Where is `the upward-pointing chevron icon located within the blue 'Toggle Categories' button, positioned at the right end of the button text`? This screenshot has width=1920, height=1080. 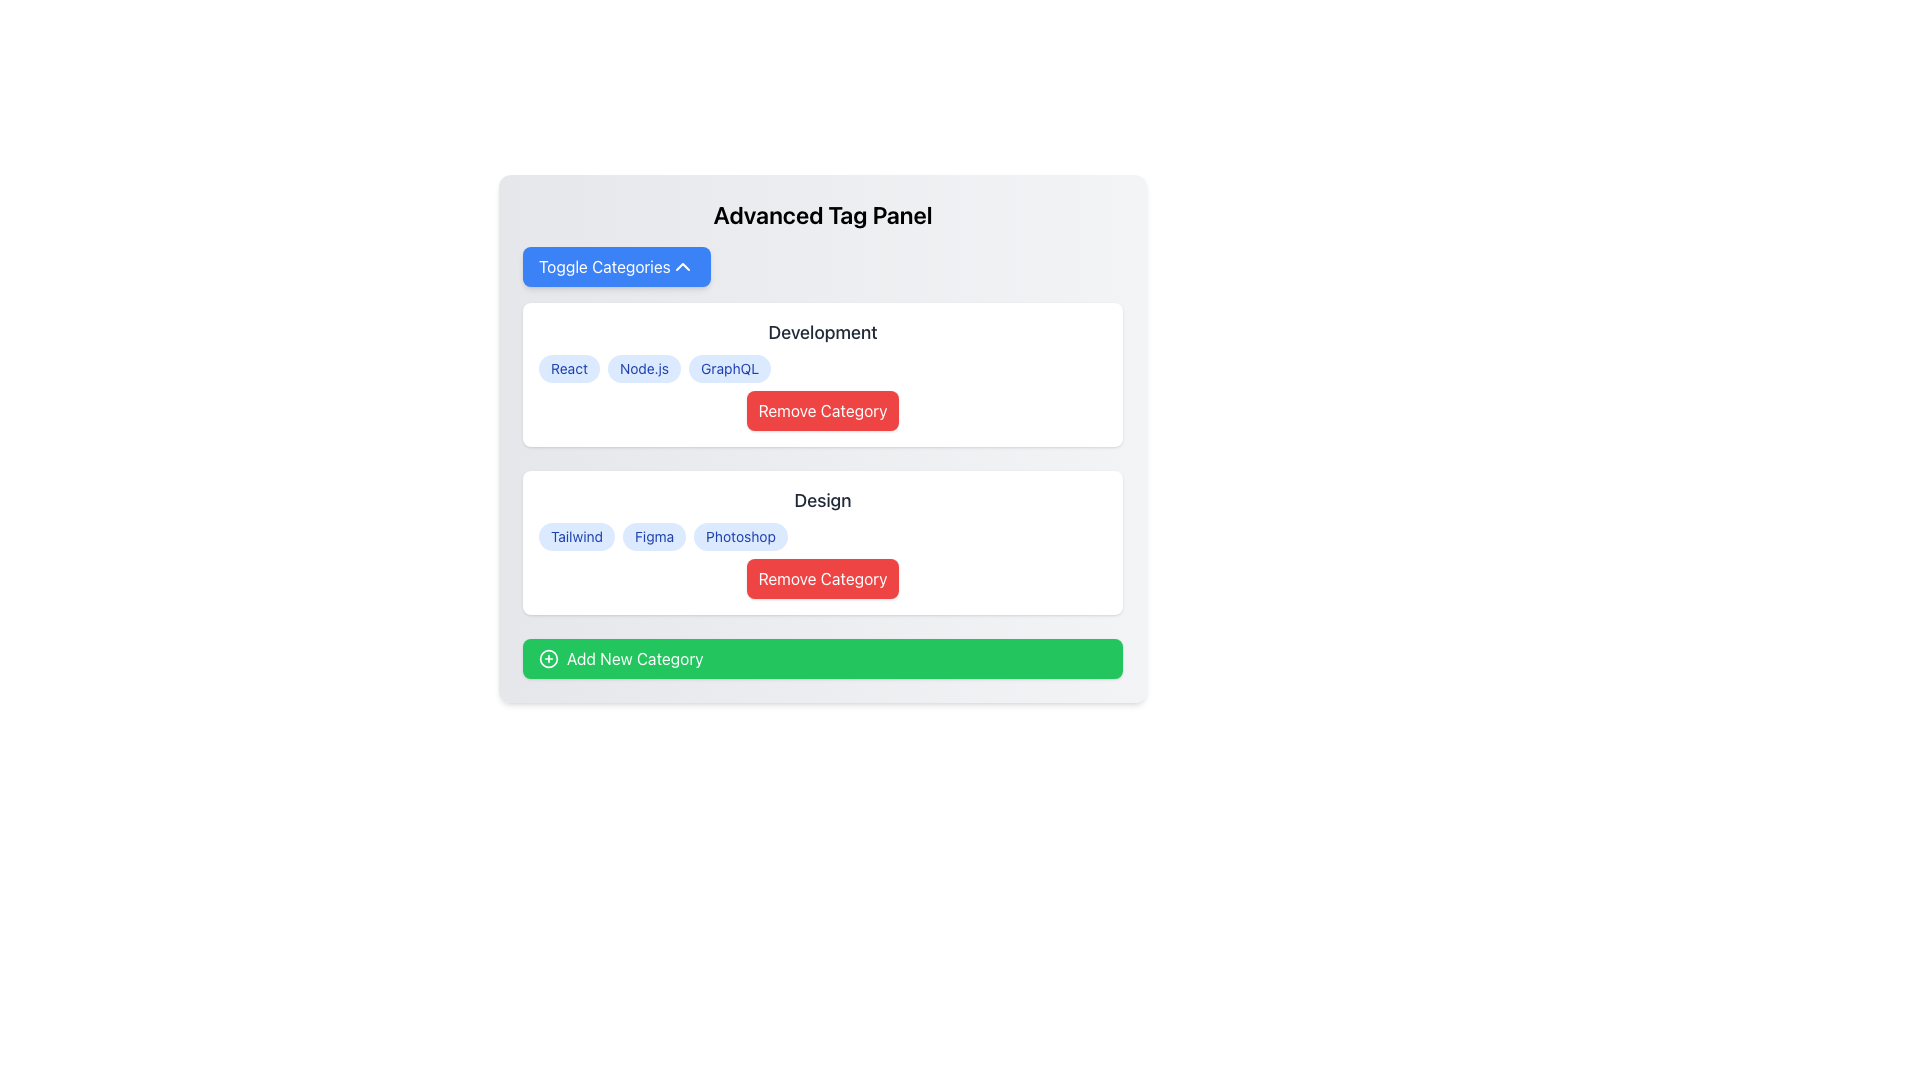 the upward-pointing chevron icon located within the blue 'Toggle Categories' button, positioned at the right end of the button text is located at coordinates (682, 265).